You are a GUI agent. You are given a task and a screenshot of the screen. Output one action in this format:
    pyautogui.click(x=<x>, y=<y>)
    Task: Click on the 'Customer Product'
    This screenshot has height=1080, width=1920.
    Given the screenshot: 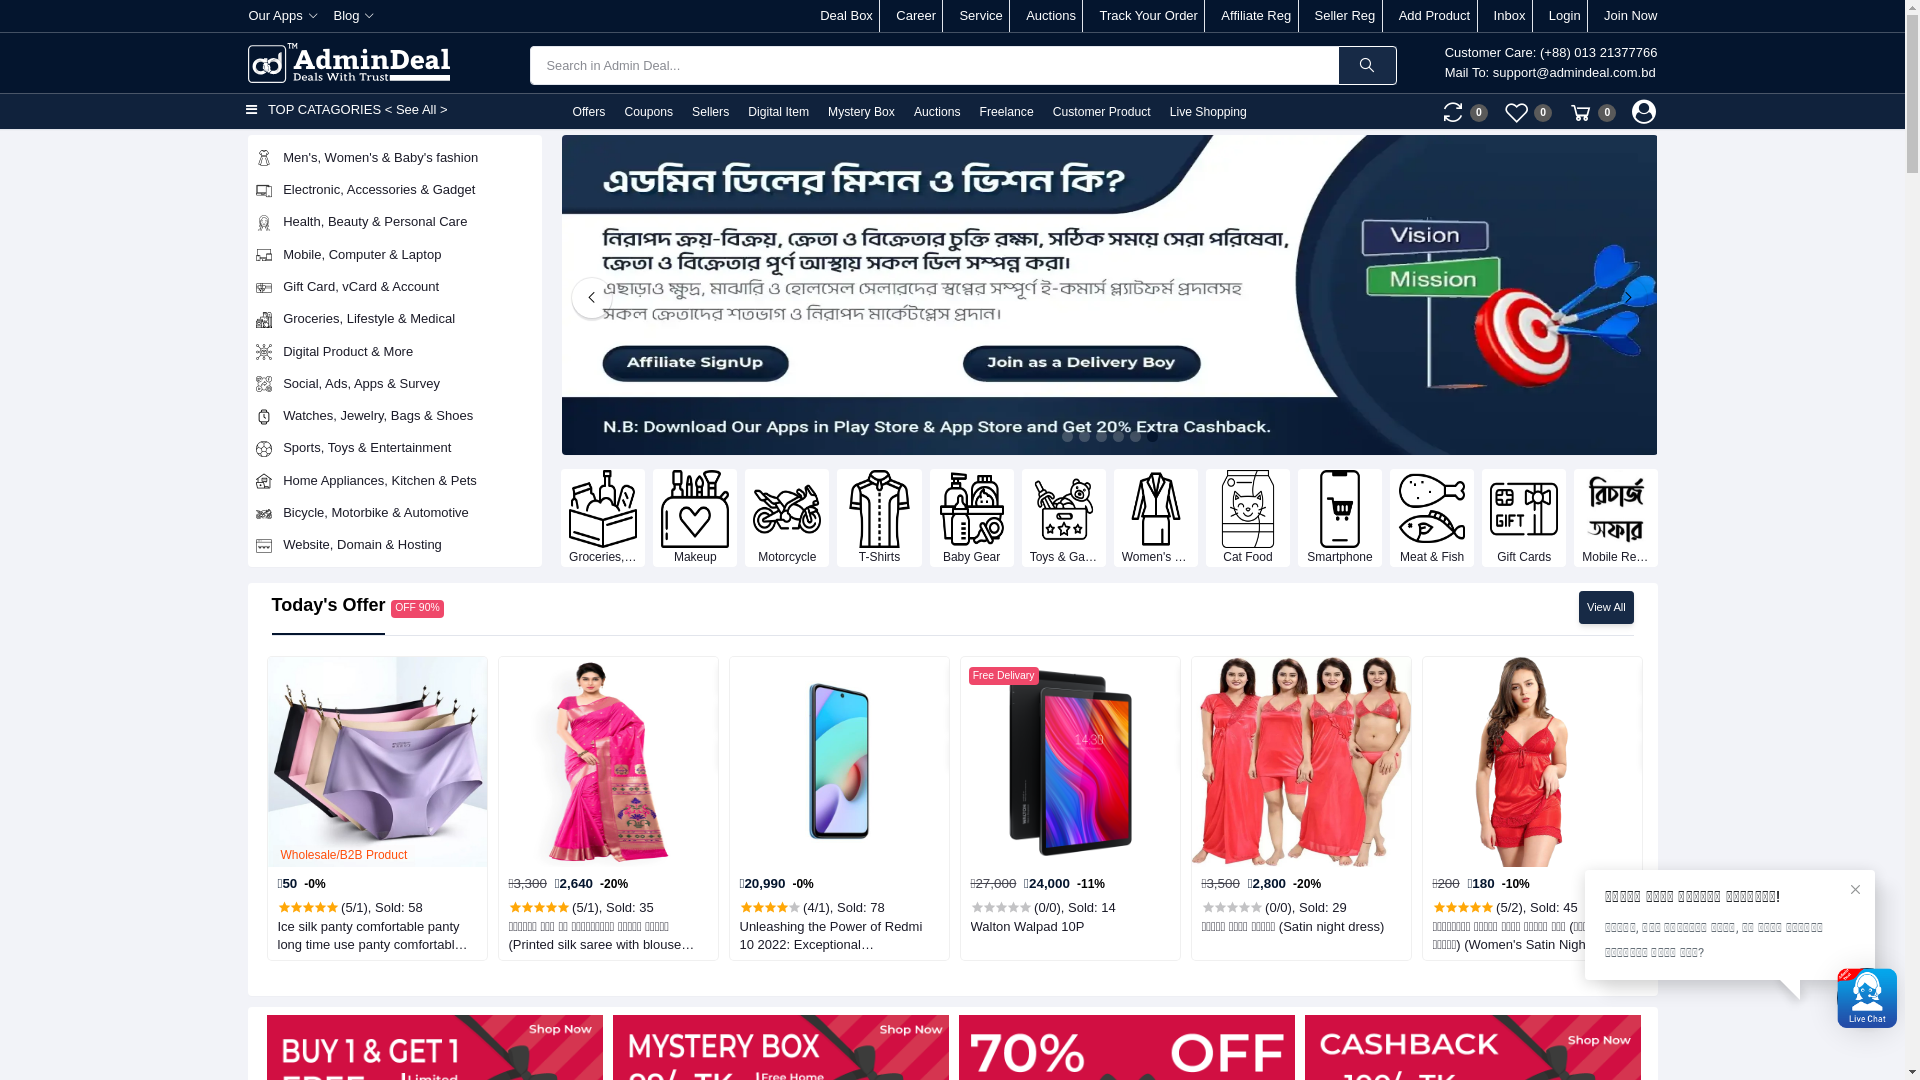 What is the action you would take?
    pyautogui.click(x=1099, y=111)
    